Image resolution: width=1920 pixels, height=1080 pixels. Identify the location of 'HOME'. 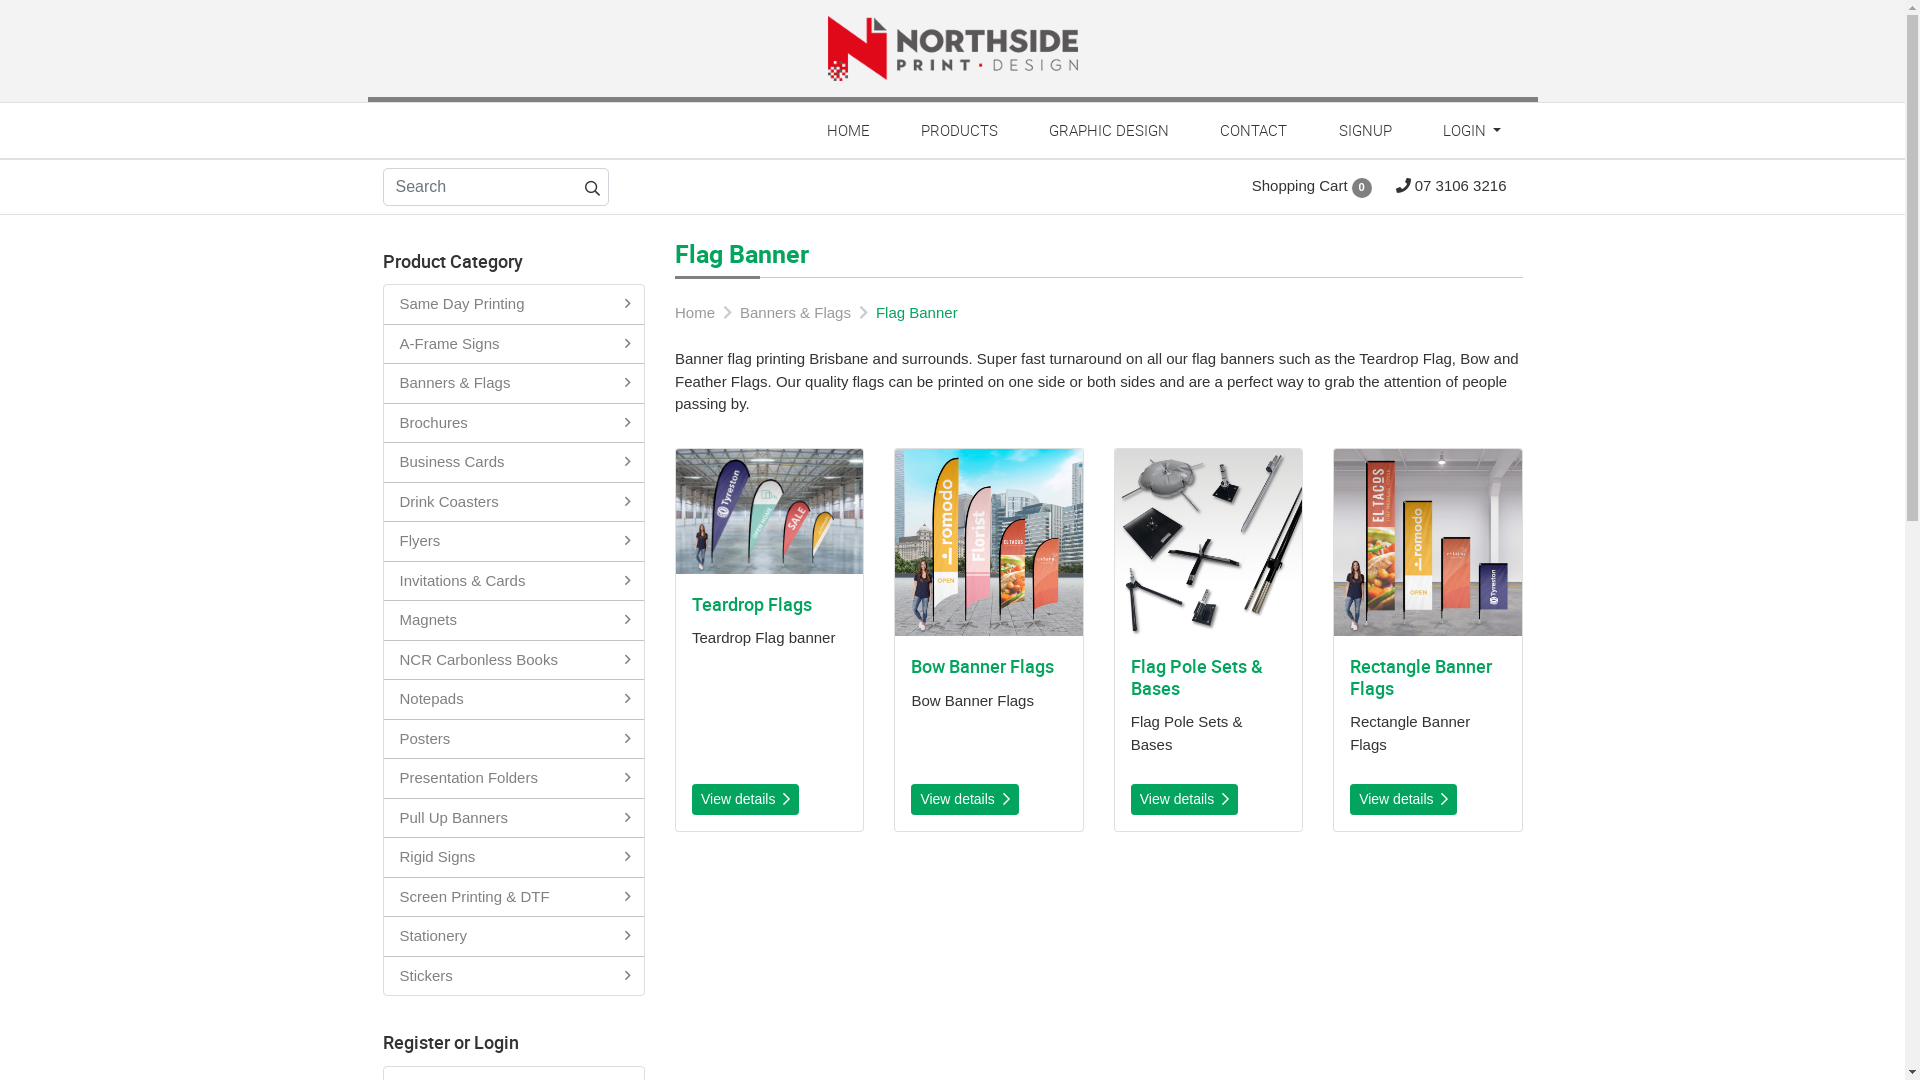
(848, 130).